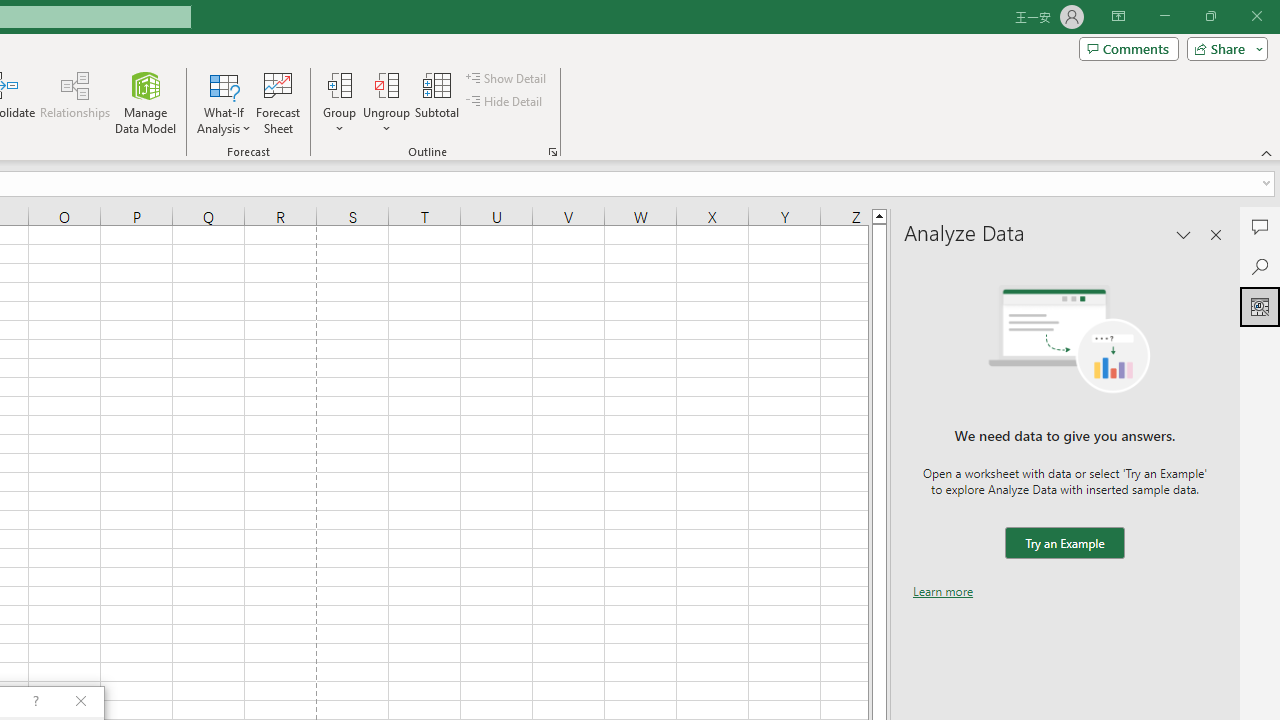 This screenshot has width=1280, height=720. I want to click on 'Group and Outline Settings', so click(552, 150).